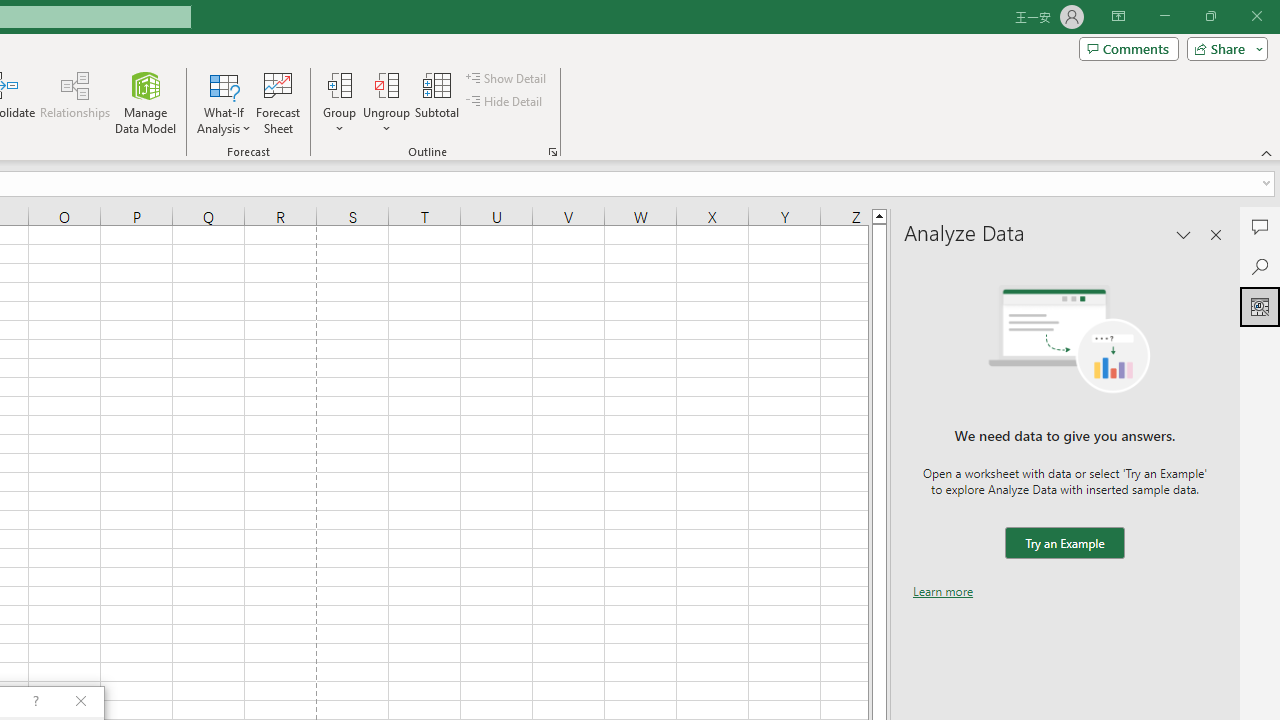 This screenshot has width=1280, height=720. I want to click on 'Group and Outline Settings', so click(552, 150).